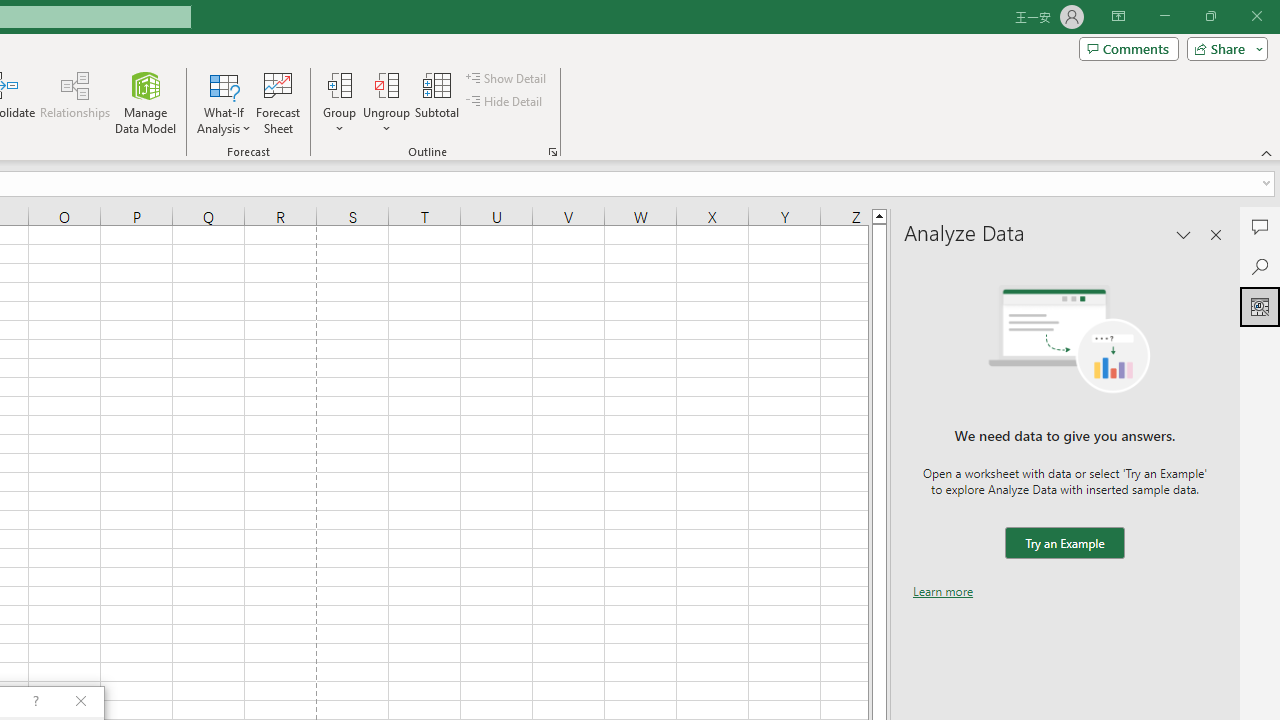 This screenshot has width=1280, height=720. I want to click on 'Group and Outline Settings', so click(552, 150).